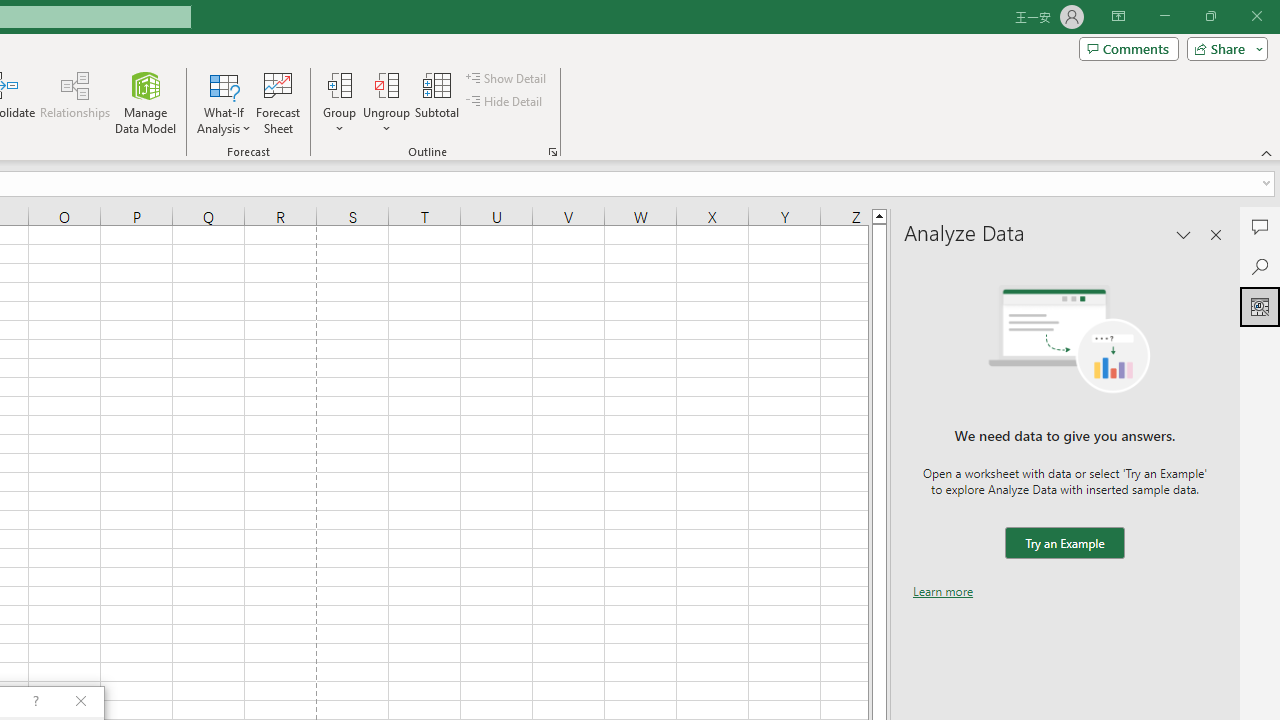 This screenshot has width=1280, height=720. I want to click on 'Group and Outline Settings', so click(552, 150).